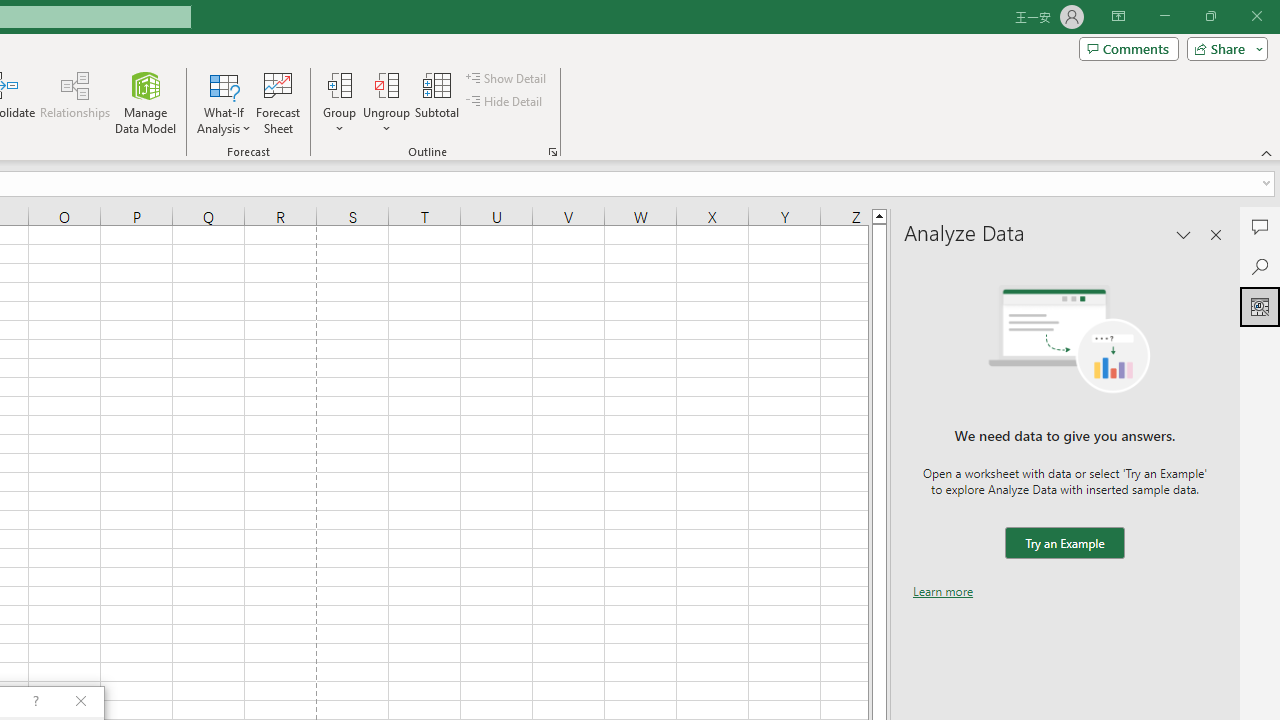 This screenshot has width=1280, height=720. I want to click on 'Group and Outline Settings', so click(552, 150).